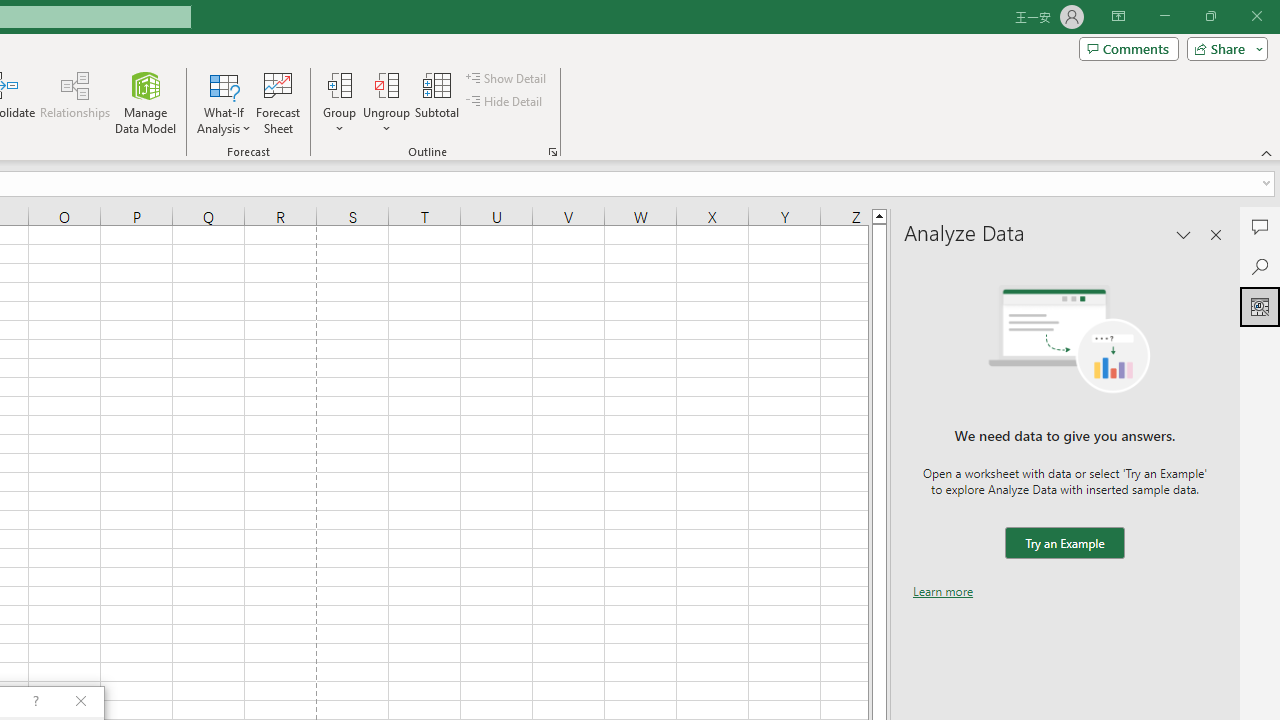 This screenshot has width=1280, height=720. I want to click on 'Group and Outline Settings', so click(552, 150).